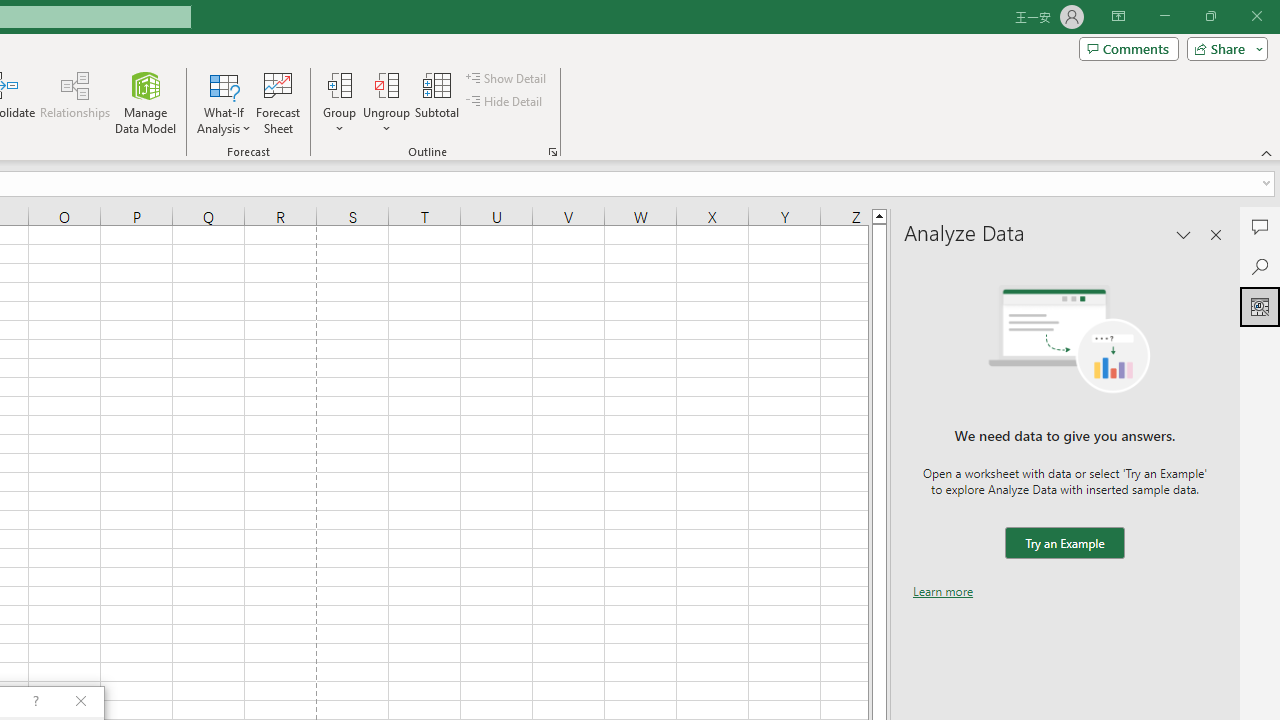 This screenshot has width=1280, height=720. I want to click on 'Group and Outline Settings', so click(552, 150).